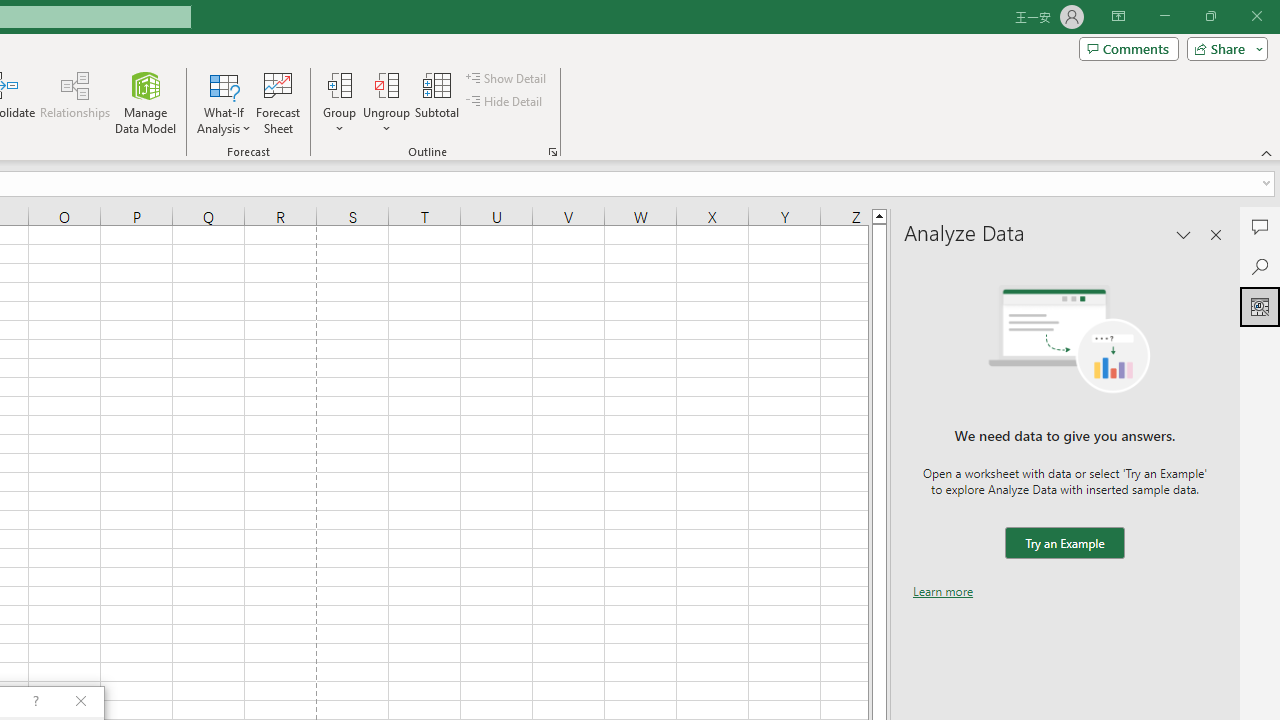 This screenshot has width=1280, height=720. I want to click on 'Group and Outline Settings', so click(552, 150).